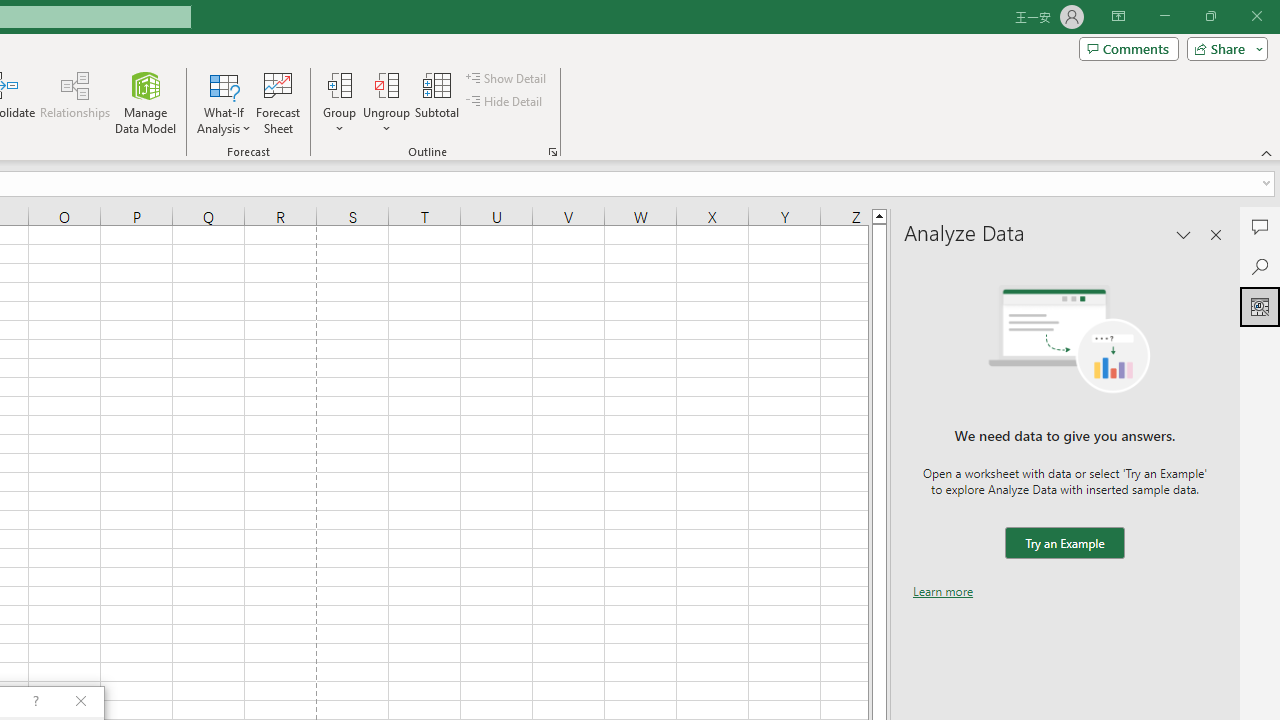 This screenshot has width=1280, height=720. I want to click on 'Group and Outline Settings', so click(552, 150).